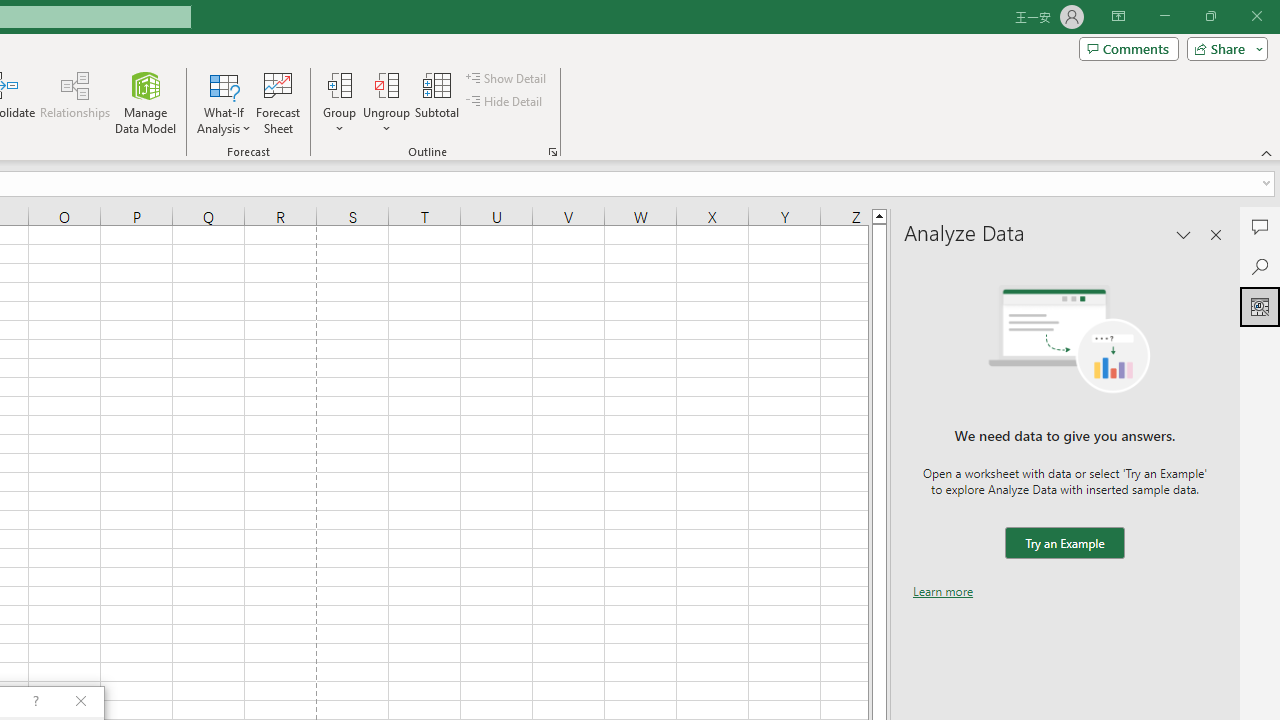 This screenshot has width=1280, height=720. I want to click on 'Group and Outline Settings', so click(552, 150).